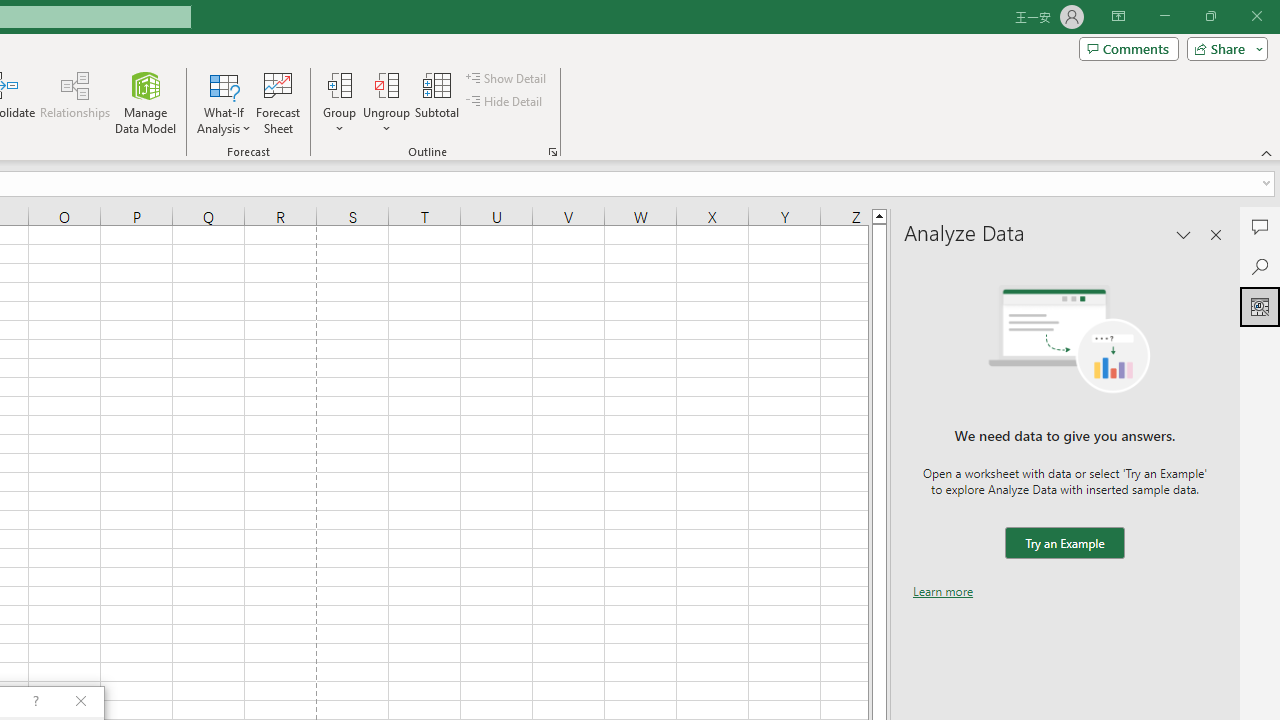 This screenshot has width=1280, height=720. I want to click on 'Group and Outline Settings', so click(552, 150).